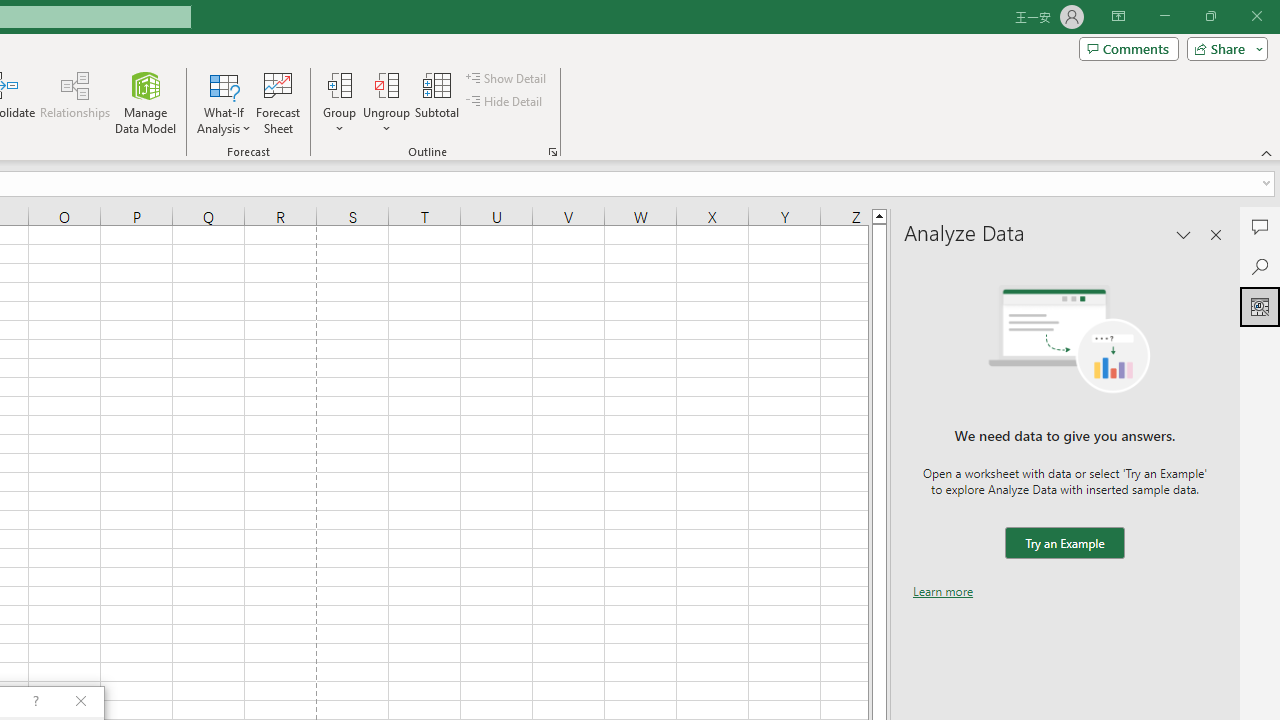 This screenshot has width=1280, height=720. I want to click on 'Group and Outline Settings', so click(552, 150).